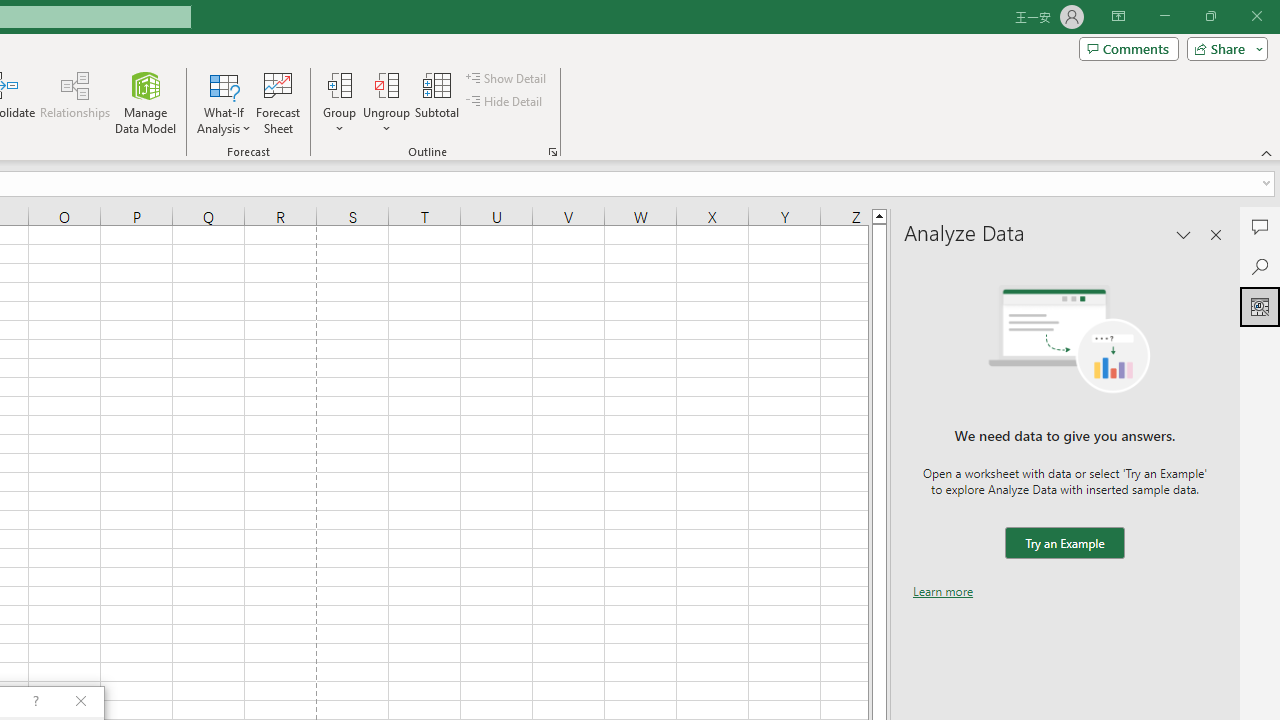 This screenshot has width=1280, height=720. I want to click on 'Group and Outline Settings', so click(552, 150).